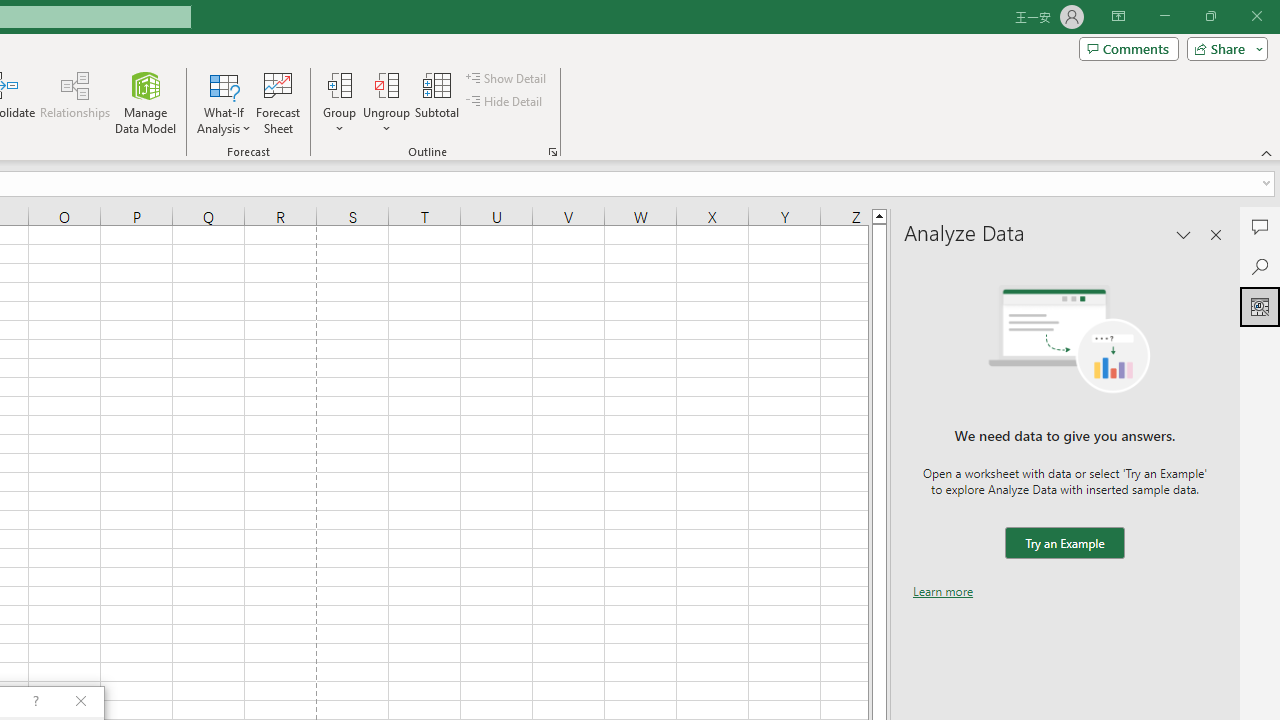 This screenshot has width=1280, height=720. I want to click on 'Group and Outline Settings', so click(552, 150).